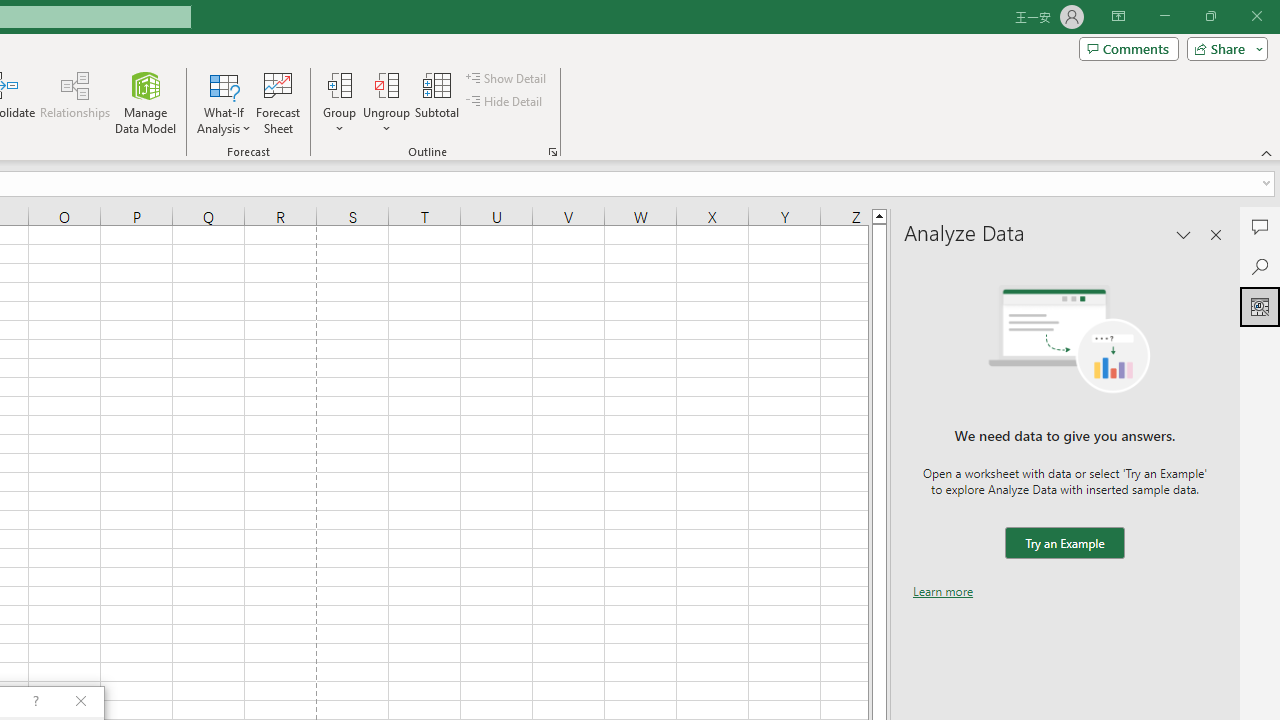 This screenshot has width=1280, height=720. I want to click on 'Group and Outline Settings', so click(552, 150).